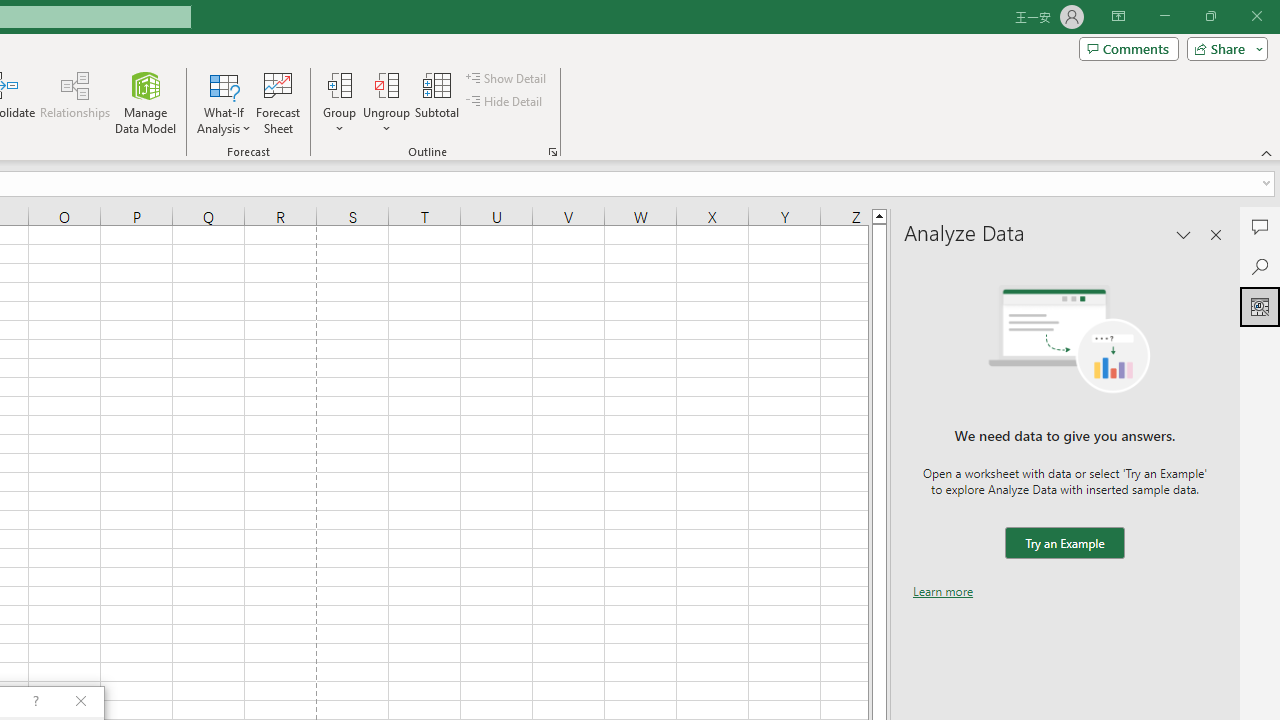 This screenshot has width=1280, height=720. I want to click on 'Group and Outline Settings', so click(552, 150).